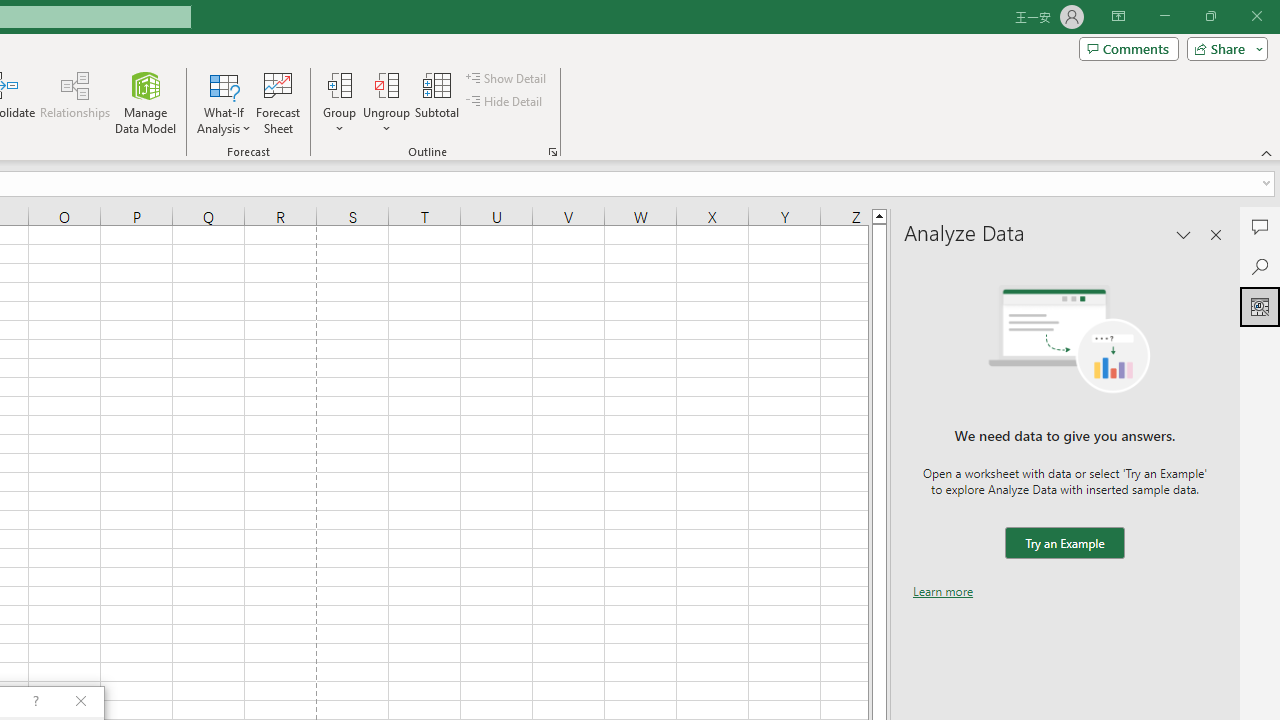 This screenshot has width=1280, height=720. I want to click on 'Group and Outline Settings', so click(552, 150).